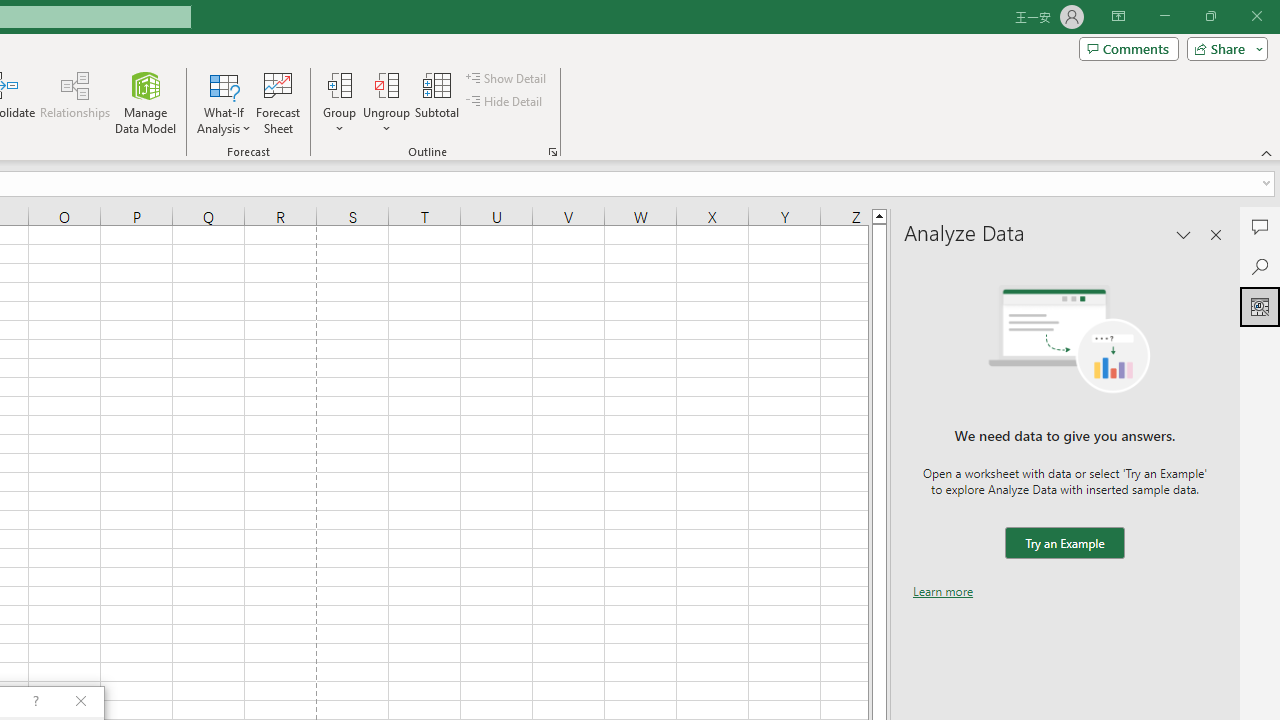 This screenshot has width=1280, height=720. I want to click on 'Group and Outline Settings', so click(552, 150).